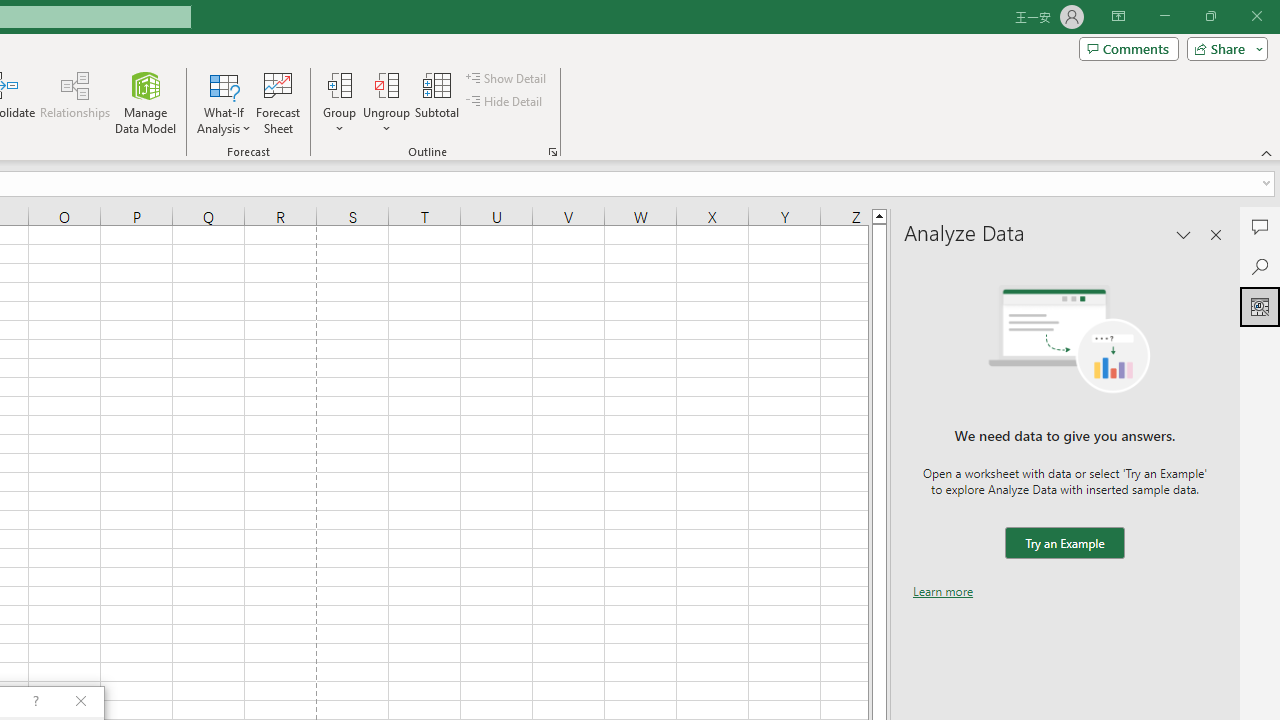 This screenshot has width=1280, height=720. I want to click on 'Group and Outline Settings', so click(552, 150).